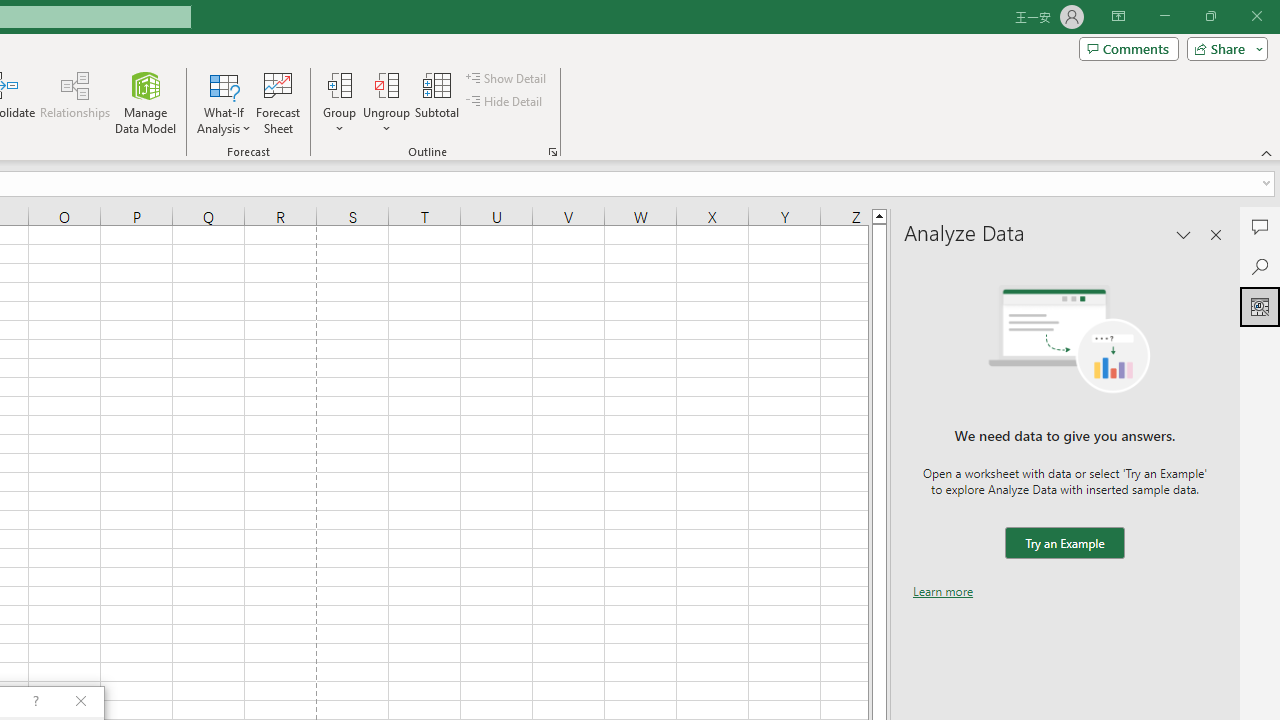 This screenshot has width=1280, height=720. I want to click on 'Group and Outline Settings', so click(552, 150).